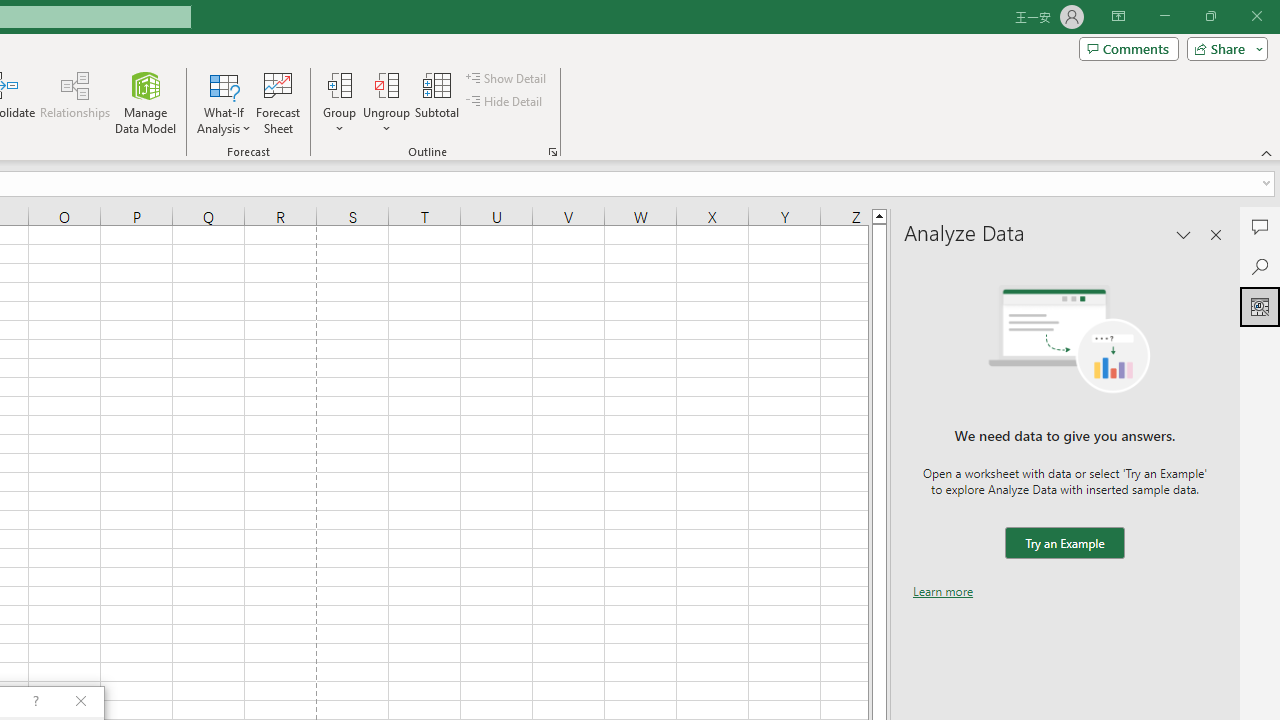 This screenshot has width=1280, height=720. I want to click on 'Group and Outline Settings', so click(552, 150).